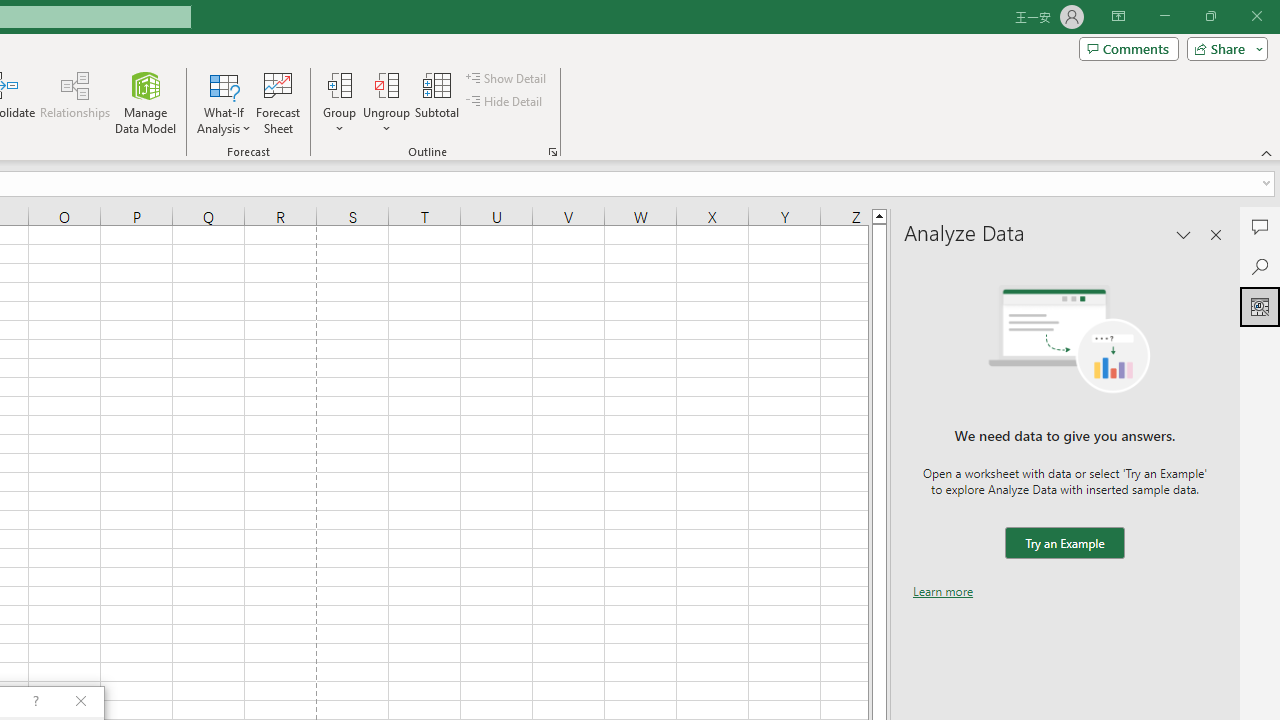 This screenshot has width=1280, height=720. I want to click on 'Group and Outline Settings', so click(552, 150).